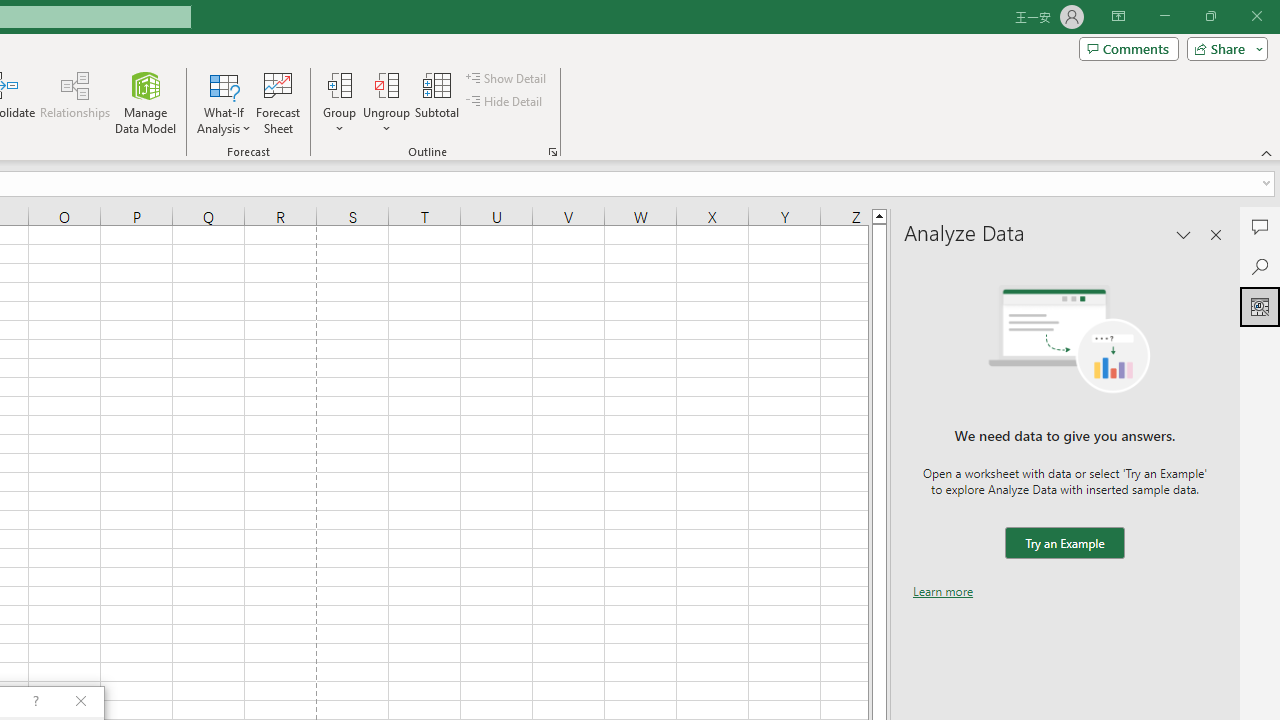 This screenshot has width=1280, height=720. I want to click on 'Group and Outline Settings', so click(552, 150).